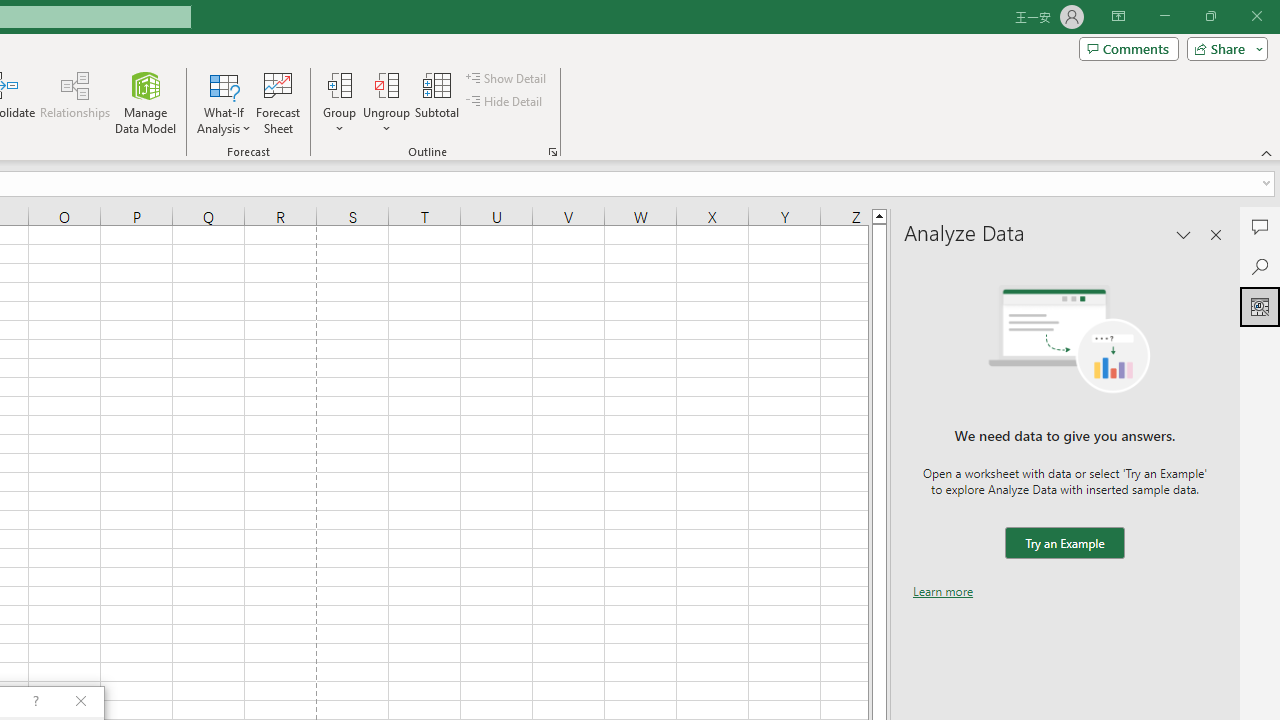 This screenshot has width=1280, height=720. I want to click on 'Group and Outline Settings', so click(552, 150).